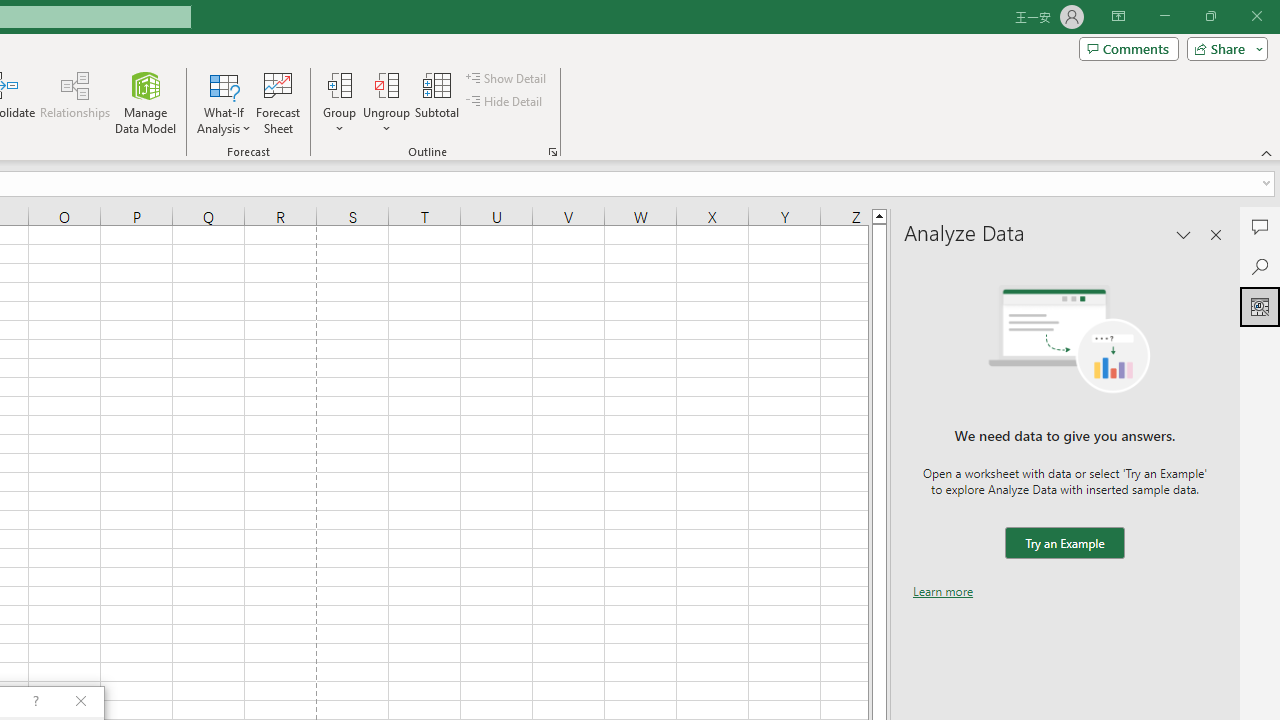 This screenshot has width=1280, height=720. I want to click on 'Group and Outline Settings', so click(552, 150).